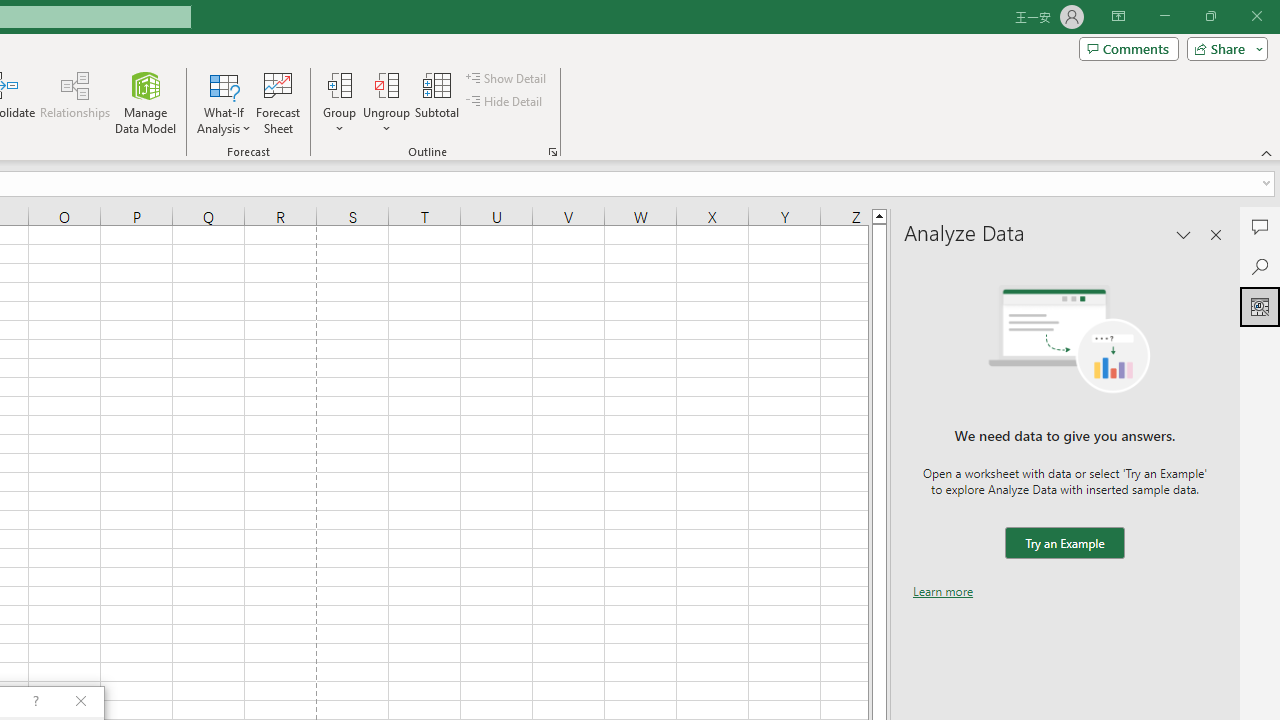 This screenshot has width=1280, height=720. I want to click on 'Group and Outline Settings', so click(552, 150).